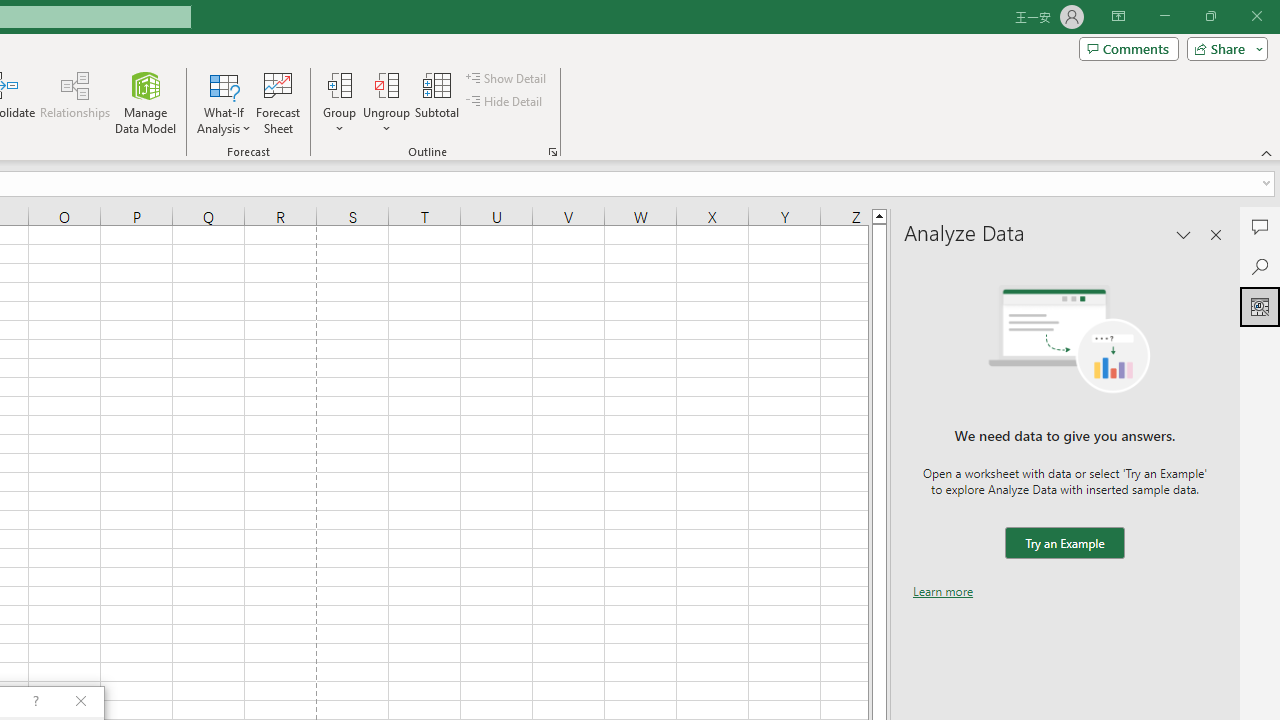 This screenshot has width=1280, height=720. I want to click on 'Group and Outline Settings', so click(552, 150).